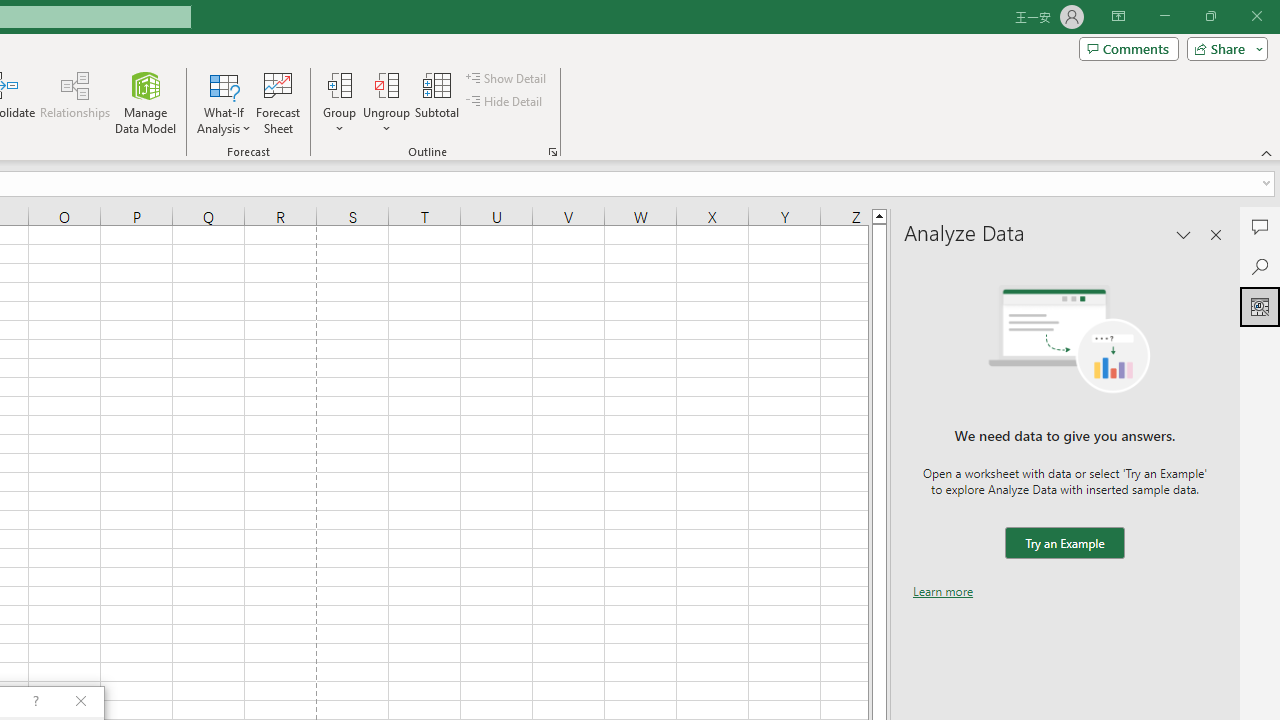 This screenshot has width=1280, height=720. I want to click on 'Group and Outline Settings', so click(552, 150).